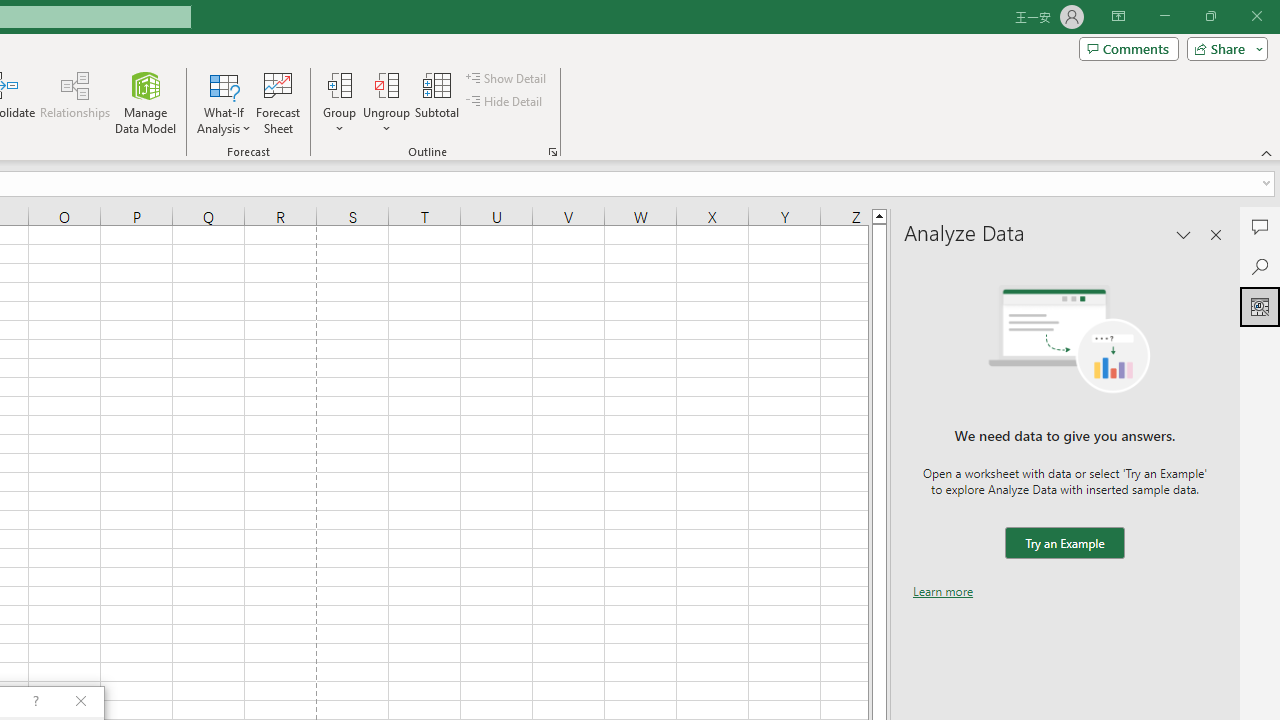 This screenshot has width=1280, height=720. I want to click on 'Group and Outline Settings', so click(552, 150).